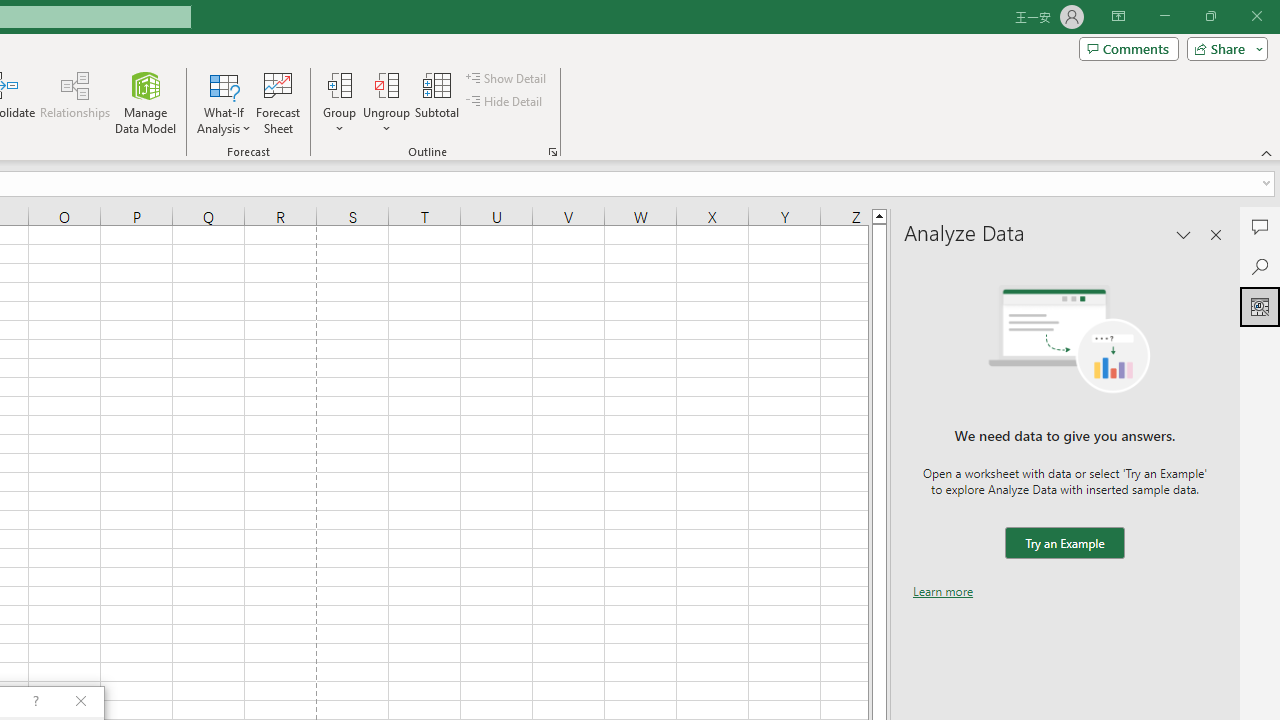 This screenshot has width=1280, height=720. I want to click on 'Group and Outline Settings', so click(552, 150).